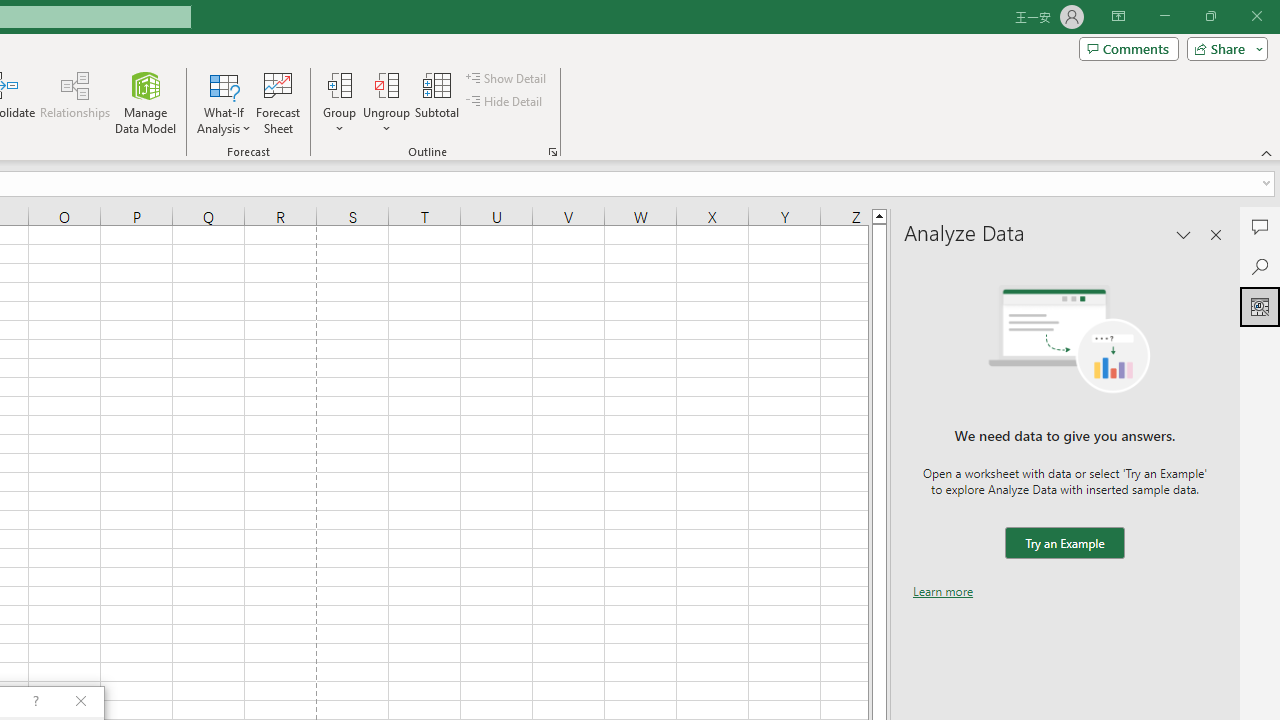 This screenshot has width=1280, height=720. I want to click on 'Group and Outline Settings', so click(552, 150).